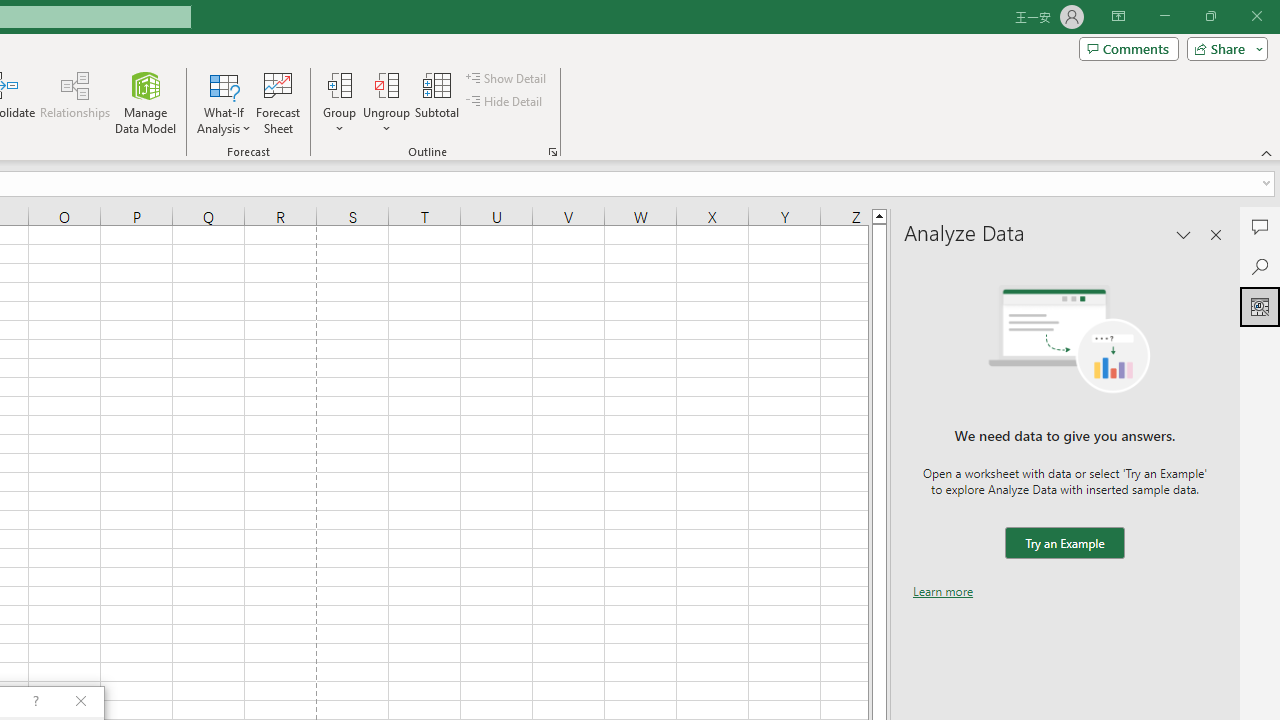 This screenshot has width=1280, height=720. I want to click on 'Group and Outline Settings', so click(552, 150).